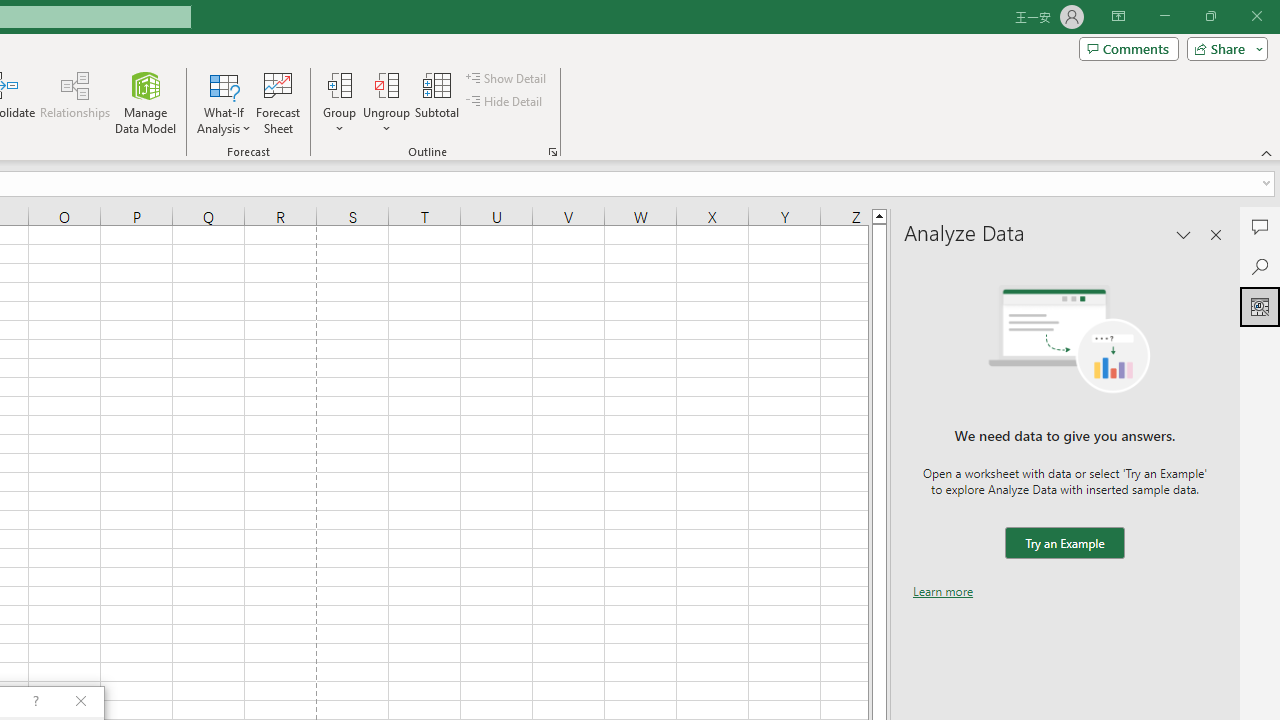 This screenshot has width=1280, height=720. I want to click on 'Group and Outline Settings', so click(552, 150).